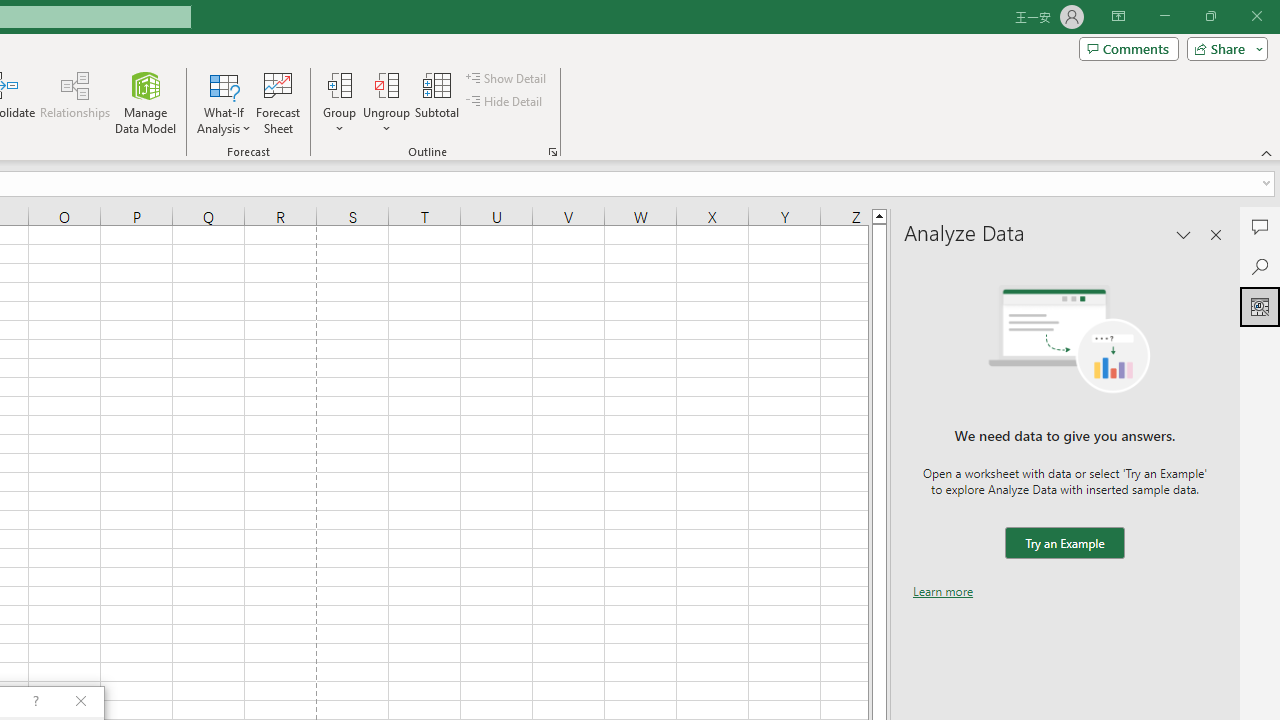 This screenshot has width=1280, height=720. I want to click on 'Group and Outline Settings', so click(552, 150).